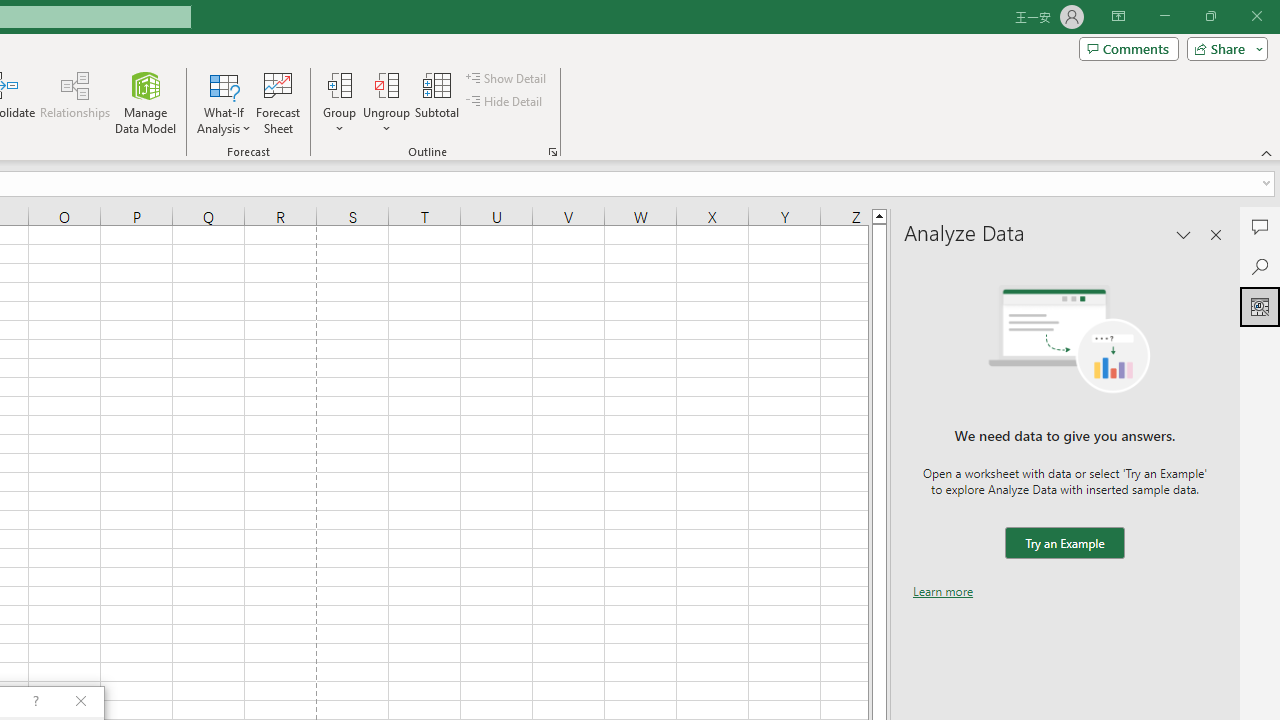 This screenshot has width=1280, height=720. I want to click on 'Group and Outline Settings', so click(552, 150).